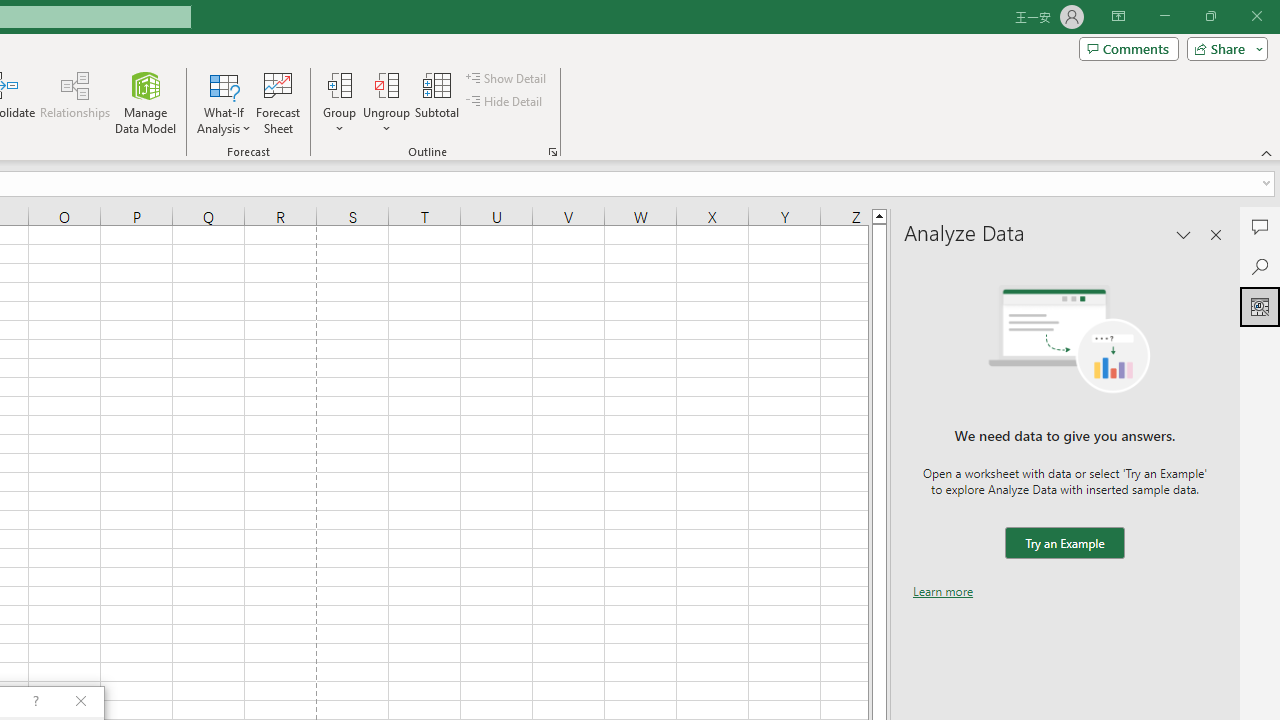 This screenshot has width=1280, height=720. I want to click on 'Group and Outline Settings', so click(552, 150).